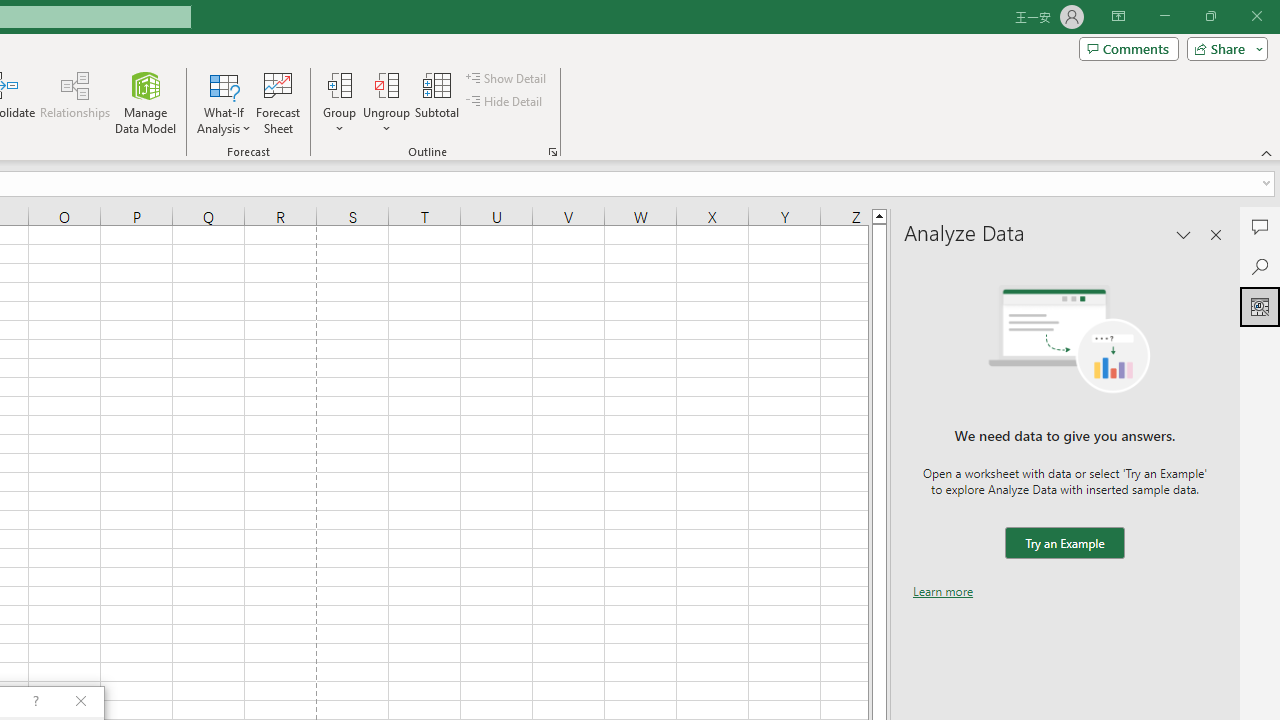 This screenshot has width=1280, height=720. I want to click on 'Group and Outline Settings', so click(552, 150).